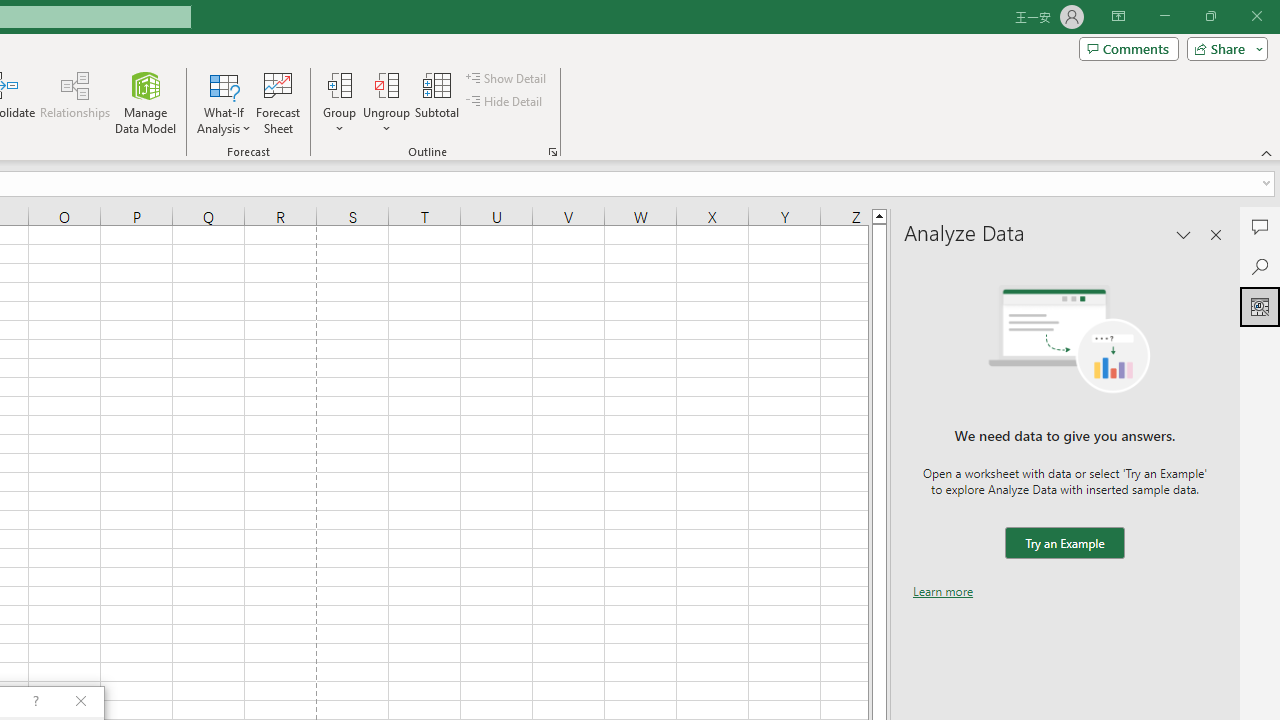 This screenshot has width=1280, height=720. I want to click on 'Group and Outline Settings', so click(552, 150).